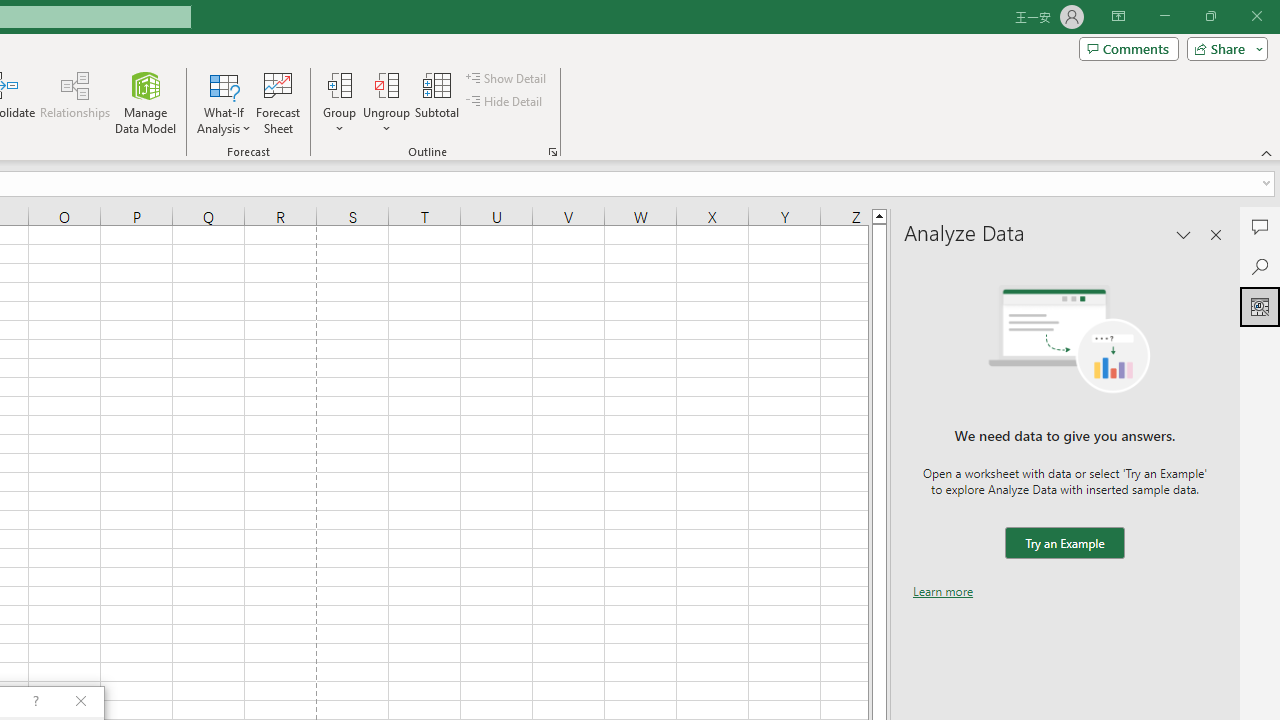 This screenshot has width=1280, height=720. I want to click on 'Group and Outline Settings', so click(552, 150).